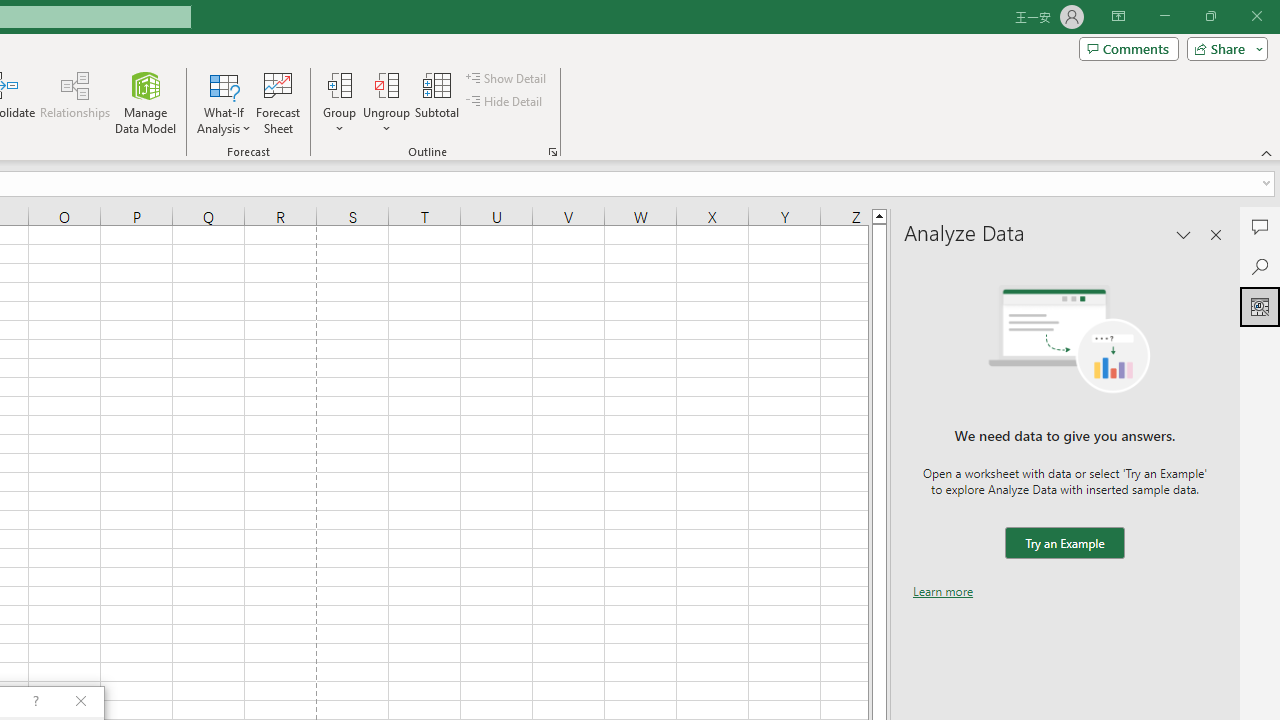 This screenshot has width=1280, height=720. I want to click on 'Group and Outline Settings', so click(552, 150).